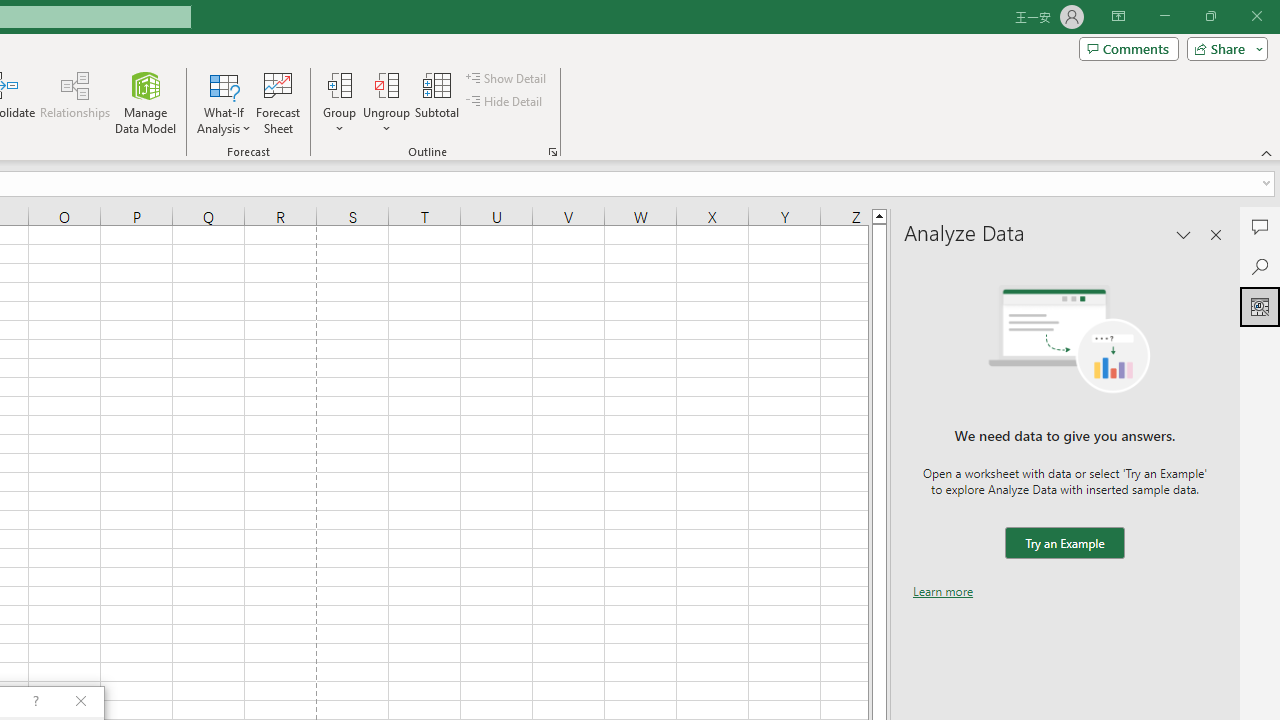 This screenshot has width=1280, height=720. I want to click on 'Group and Outline Settings', so click(552, 150).